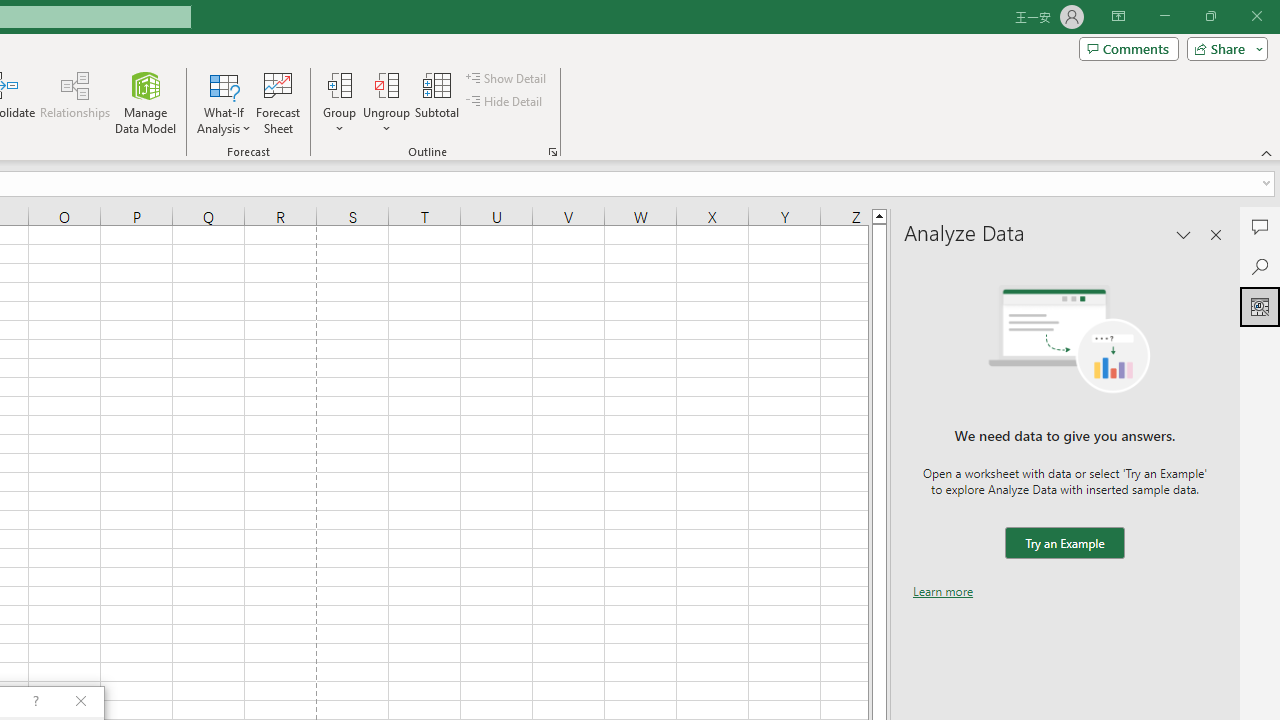 This screenshot has width=1280, height=720. I want to click on 'Group and Outline Settings', so click(552, 150).